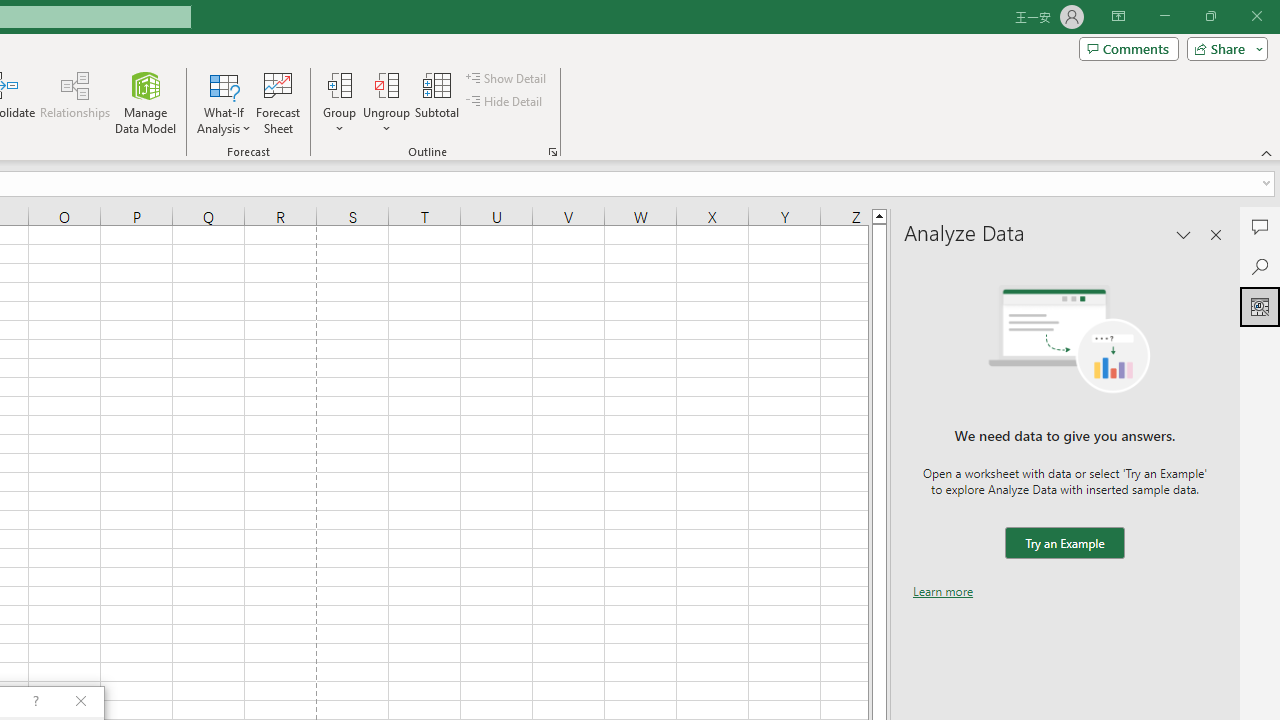 This screenshot has width=1280, height=720. I want to click on 'Group and Outline Settings', so click(552, 150).